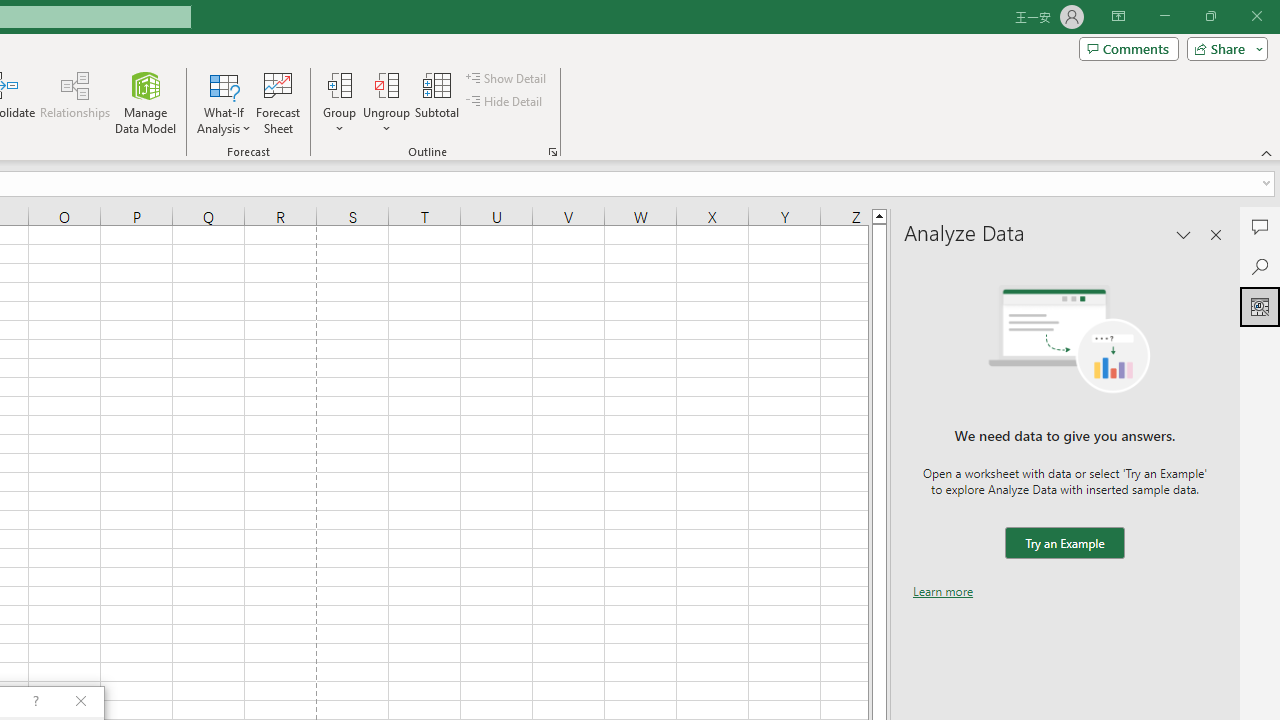 This screenshot has width=1280, height=720. I want to click on 'Group and Outline Settings', so click(552, 150).